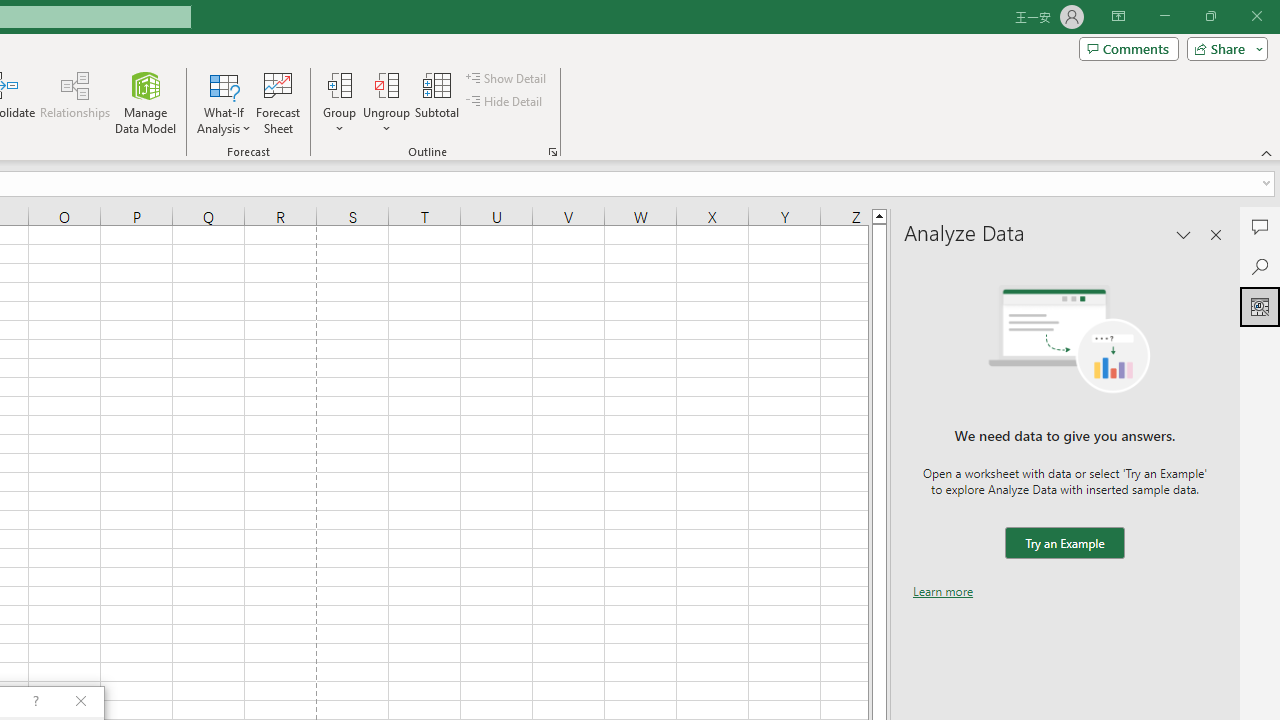 This screenshot has width=1280, height=720. I want to click on 'Group and Outline Settings', so click(552, 150).